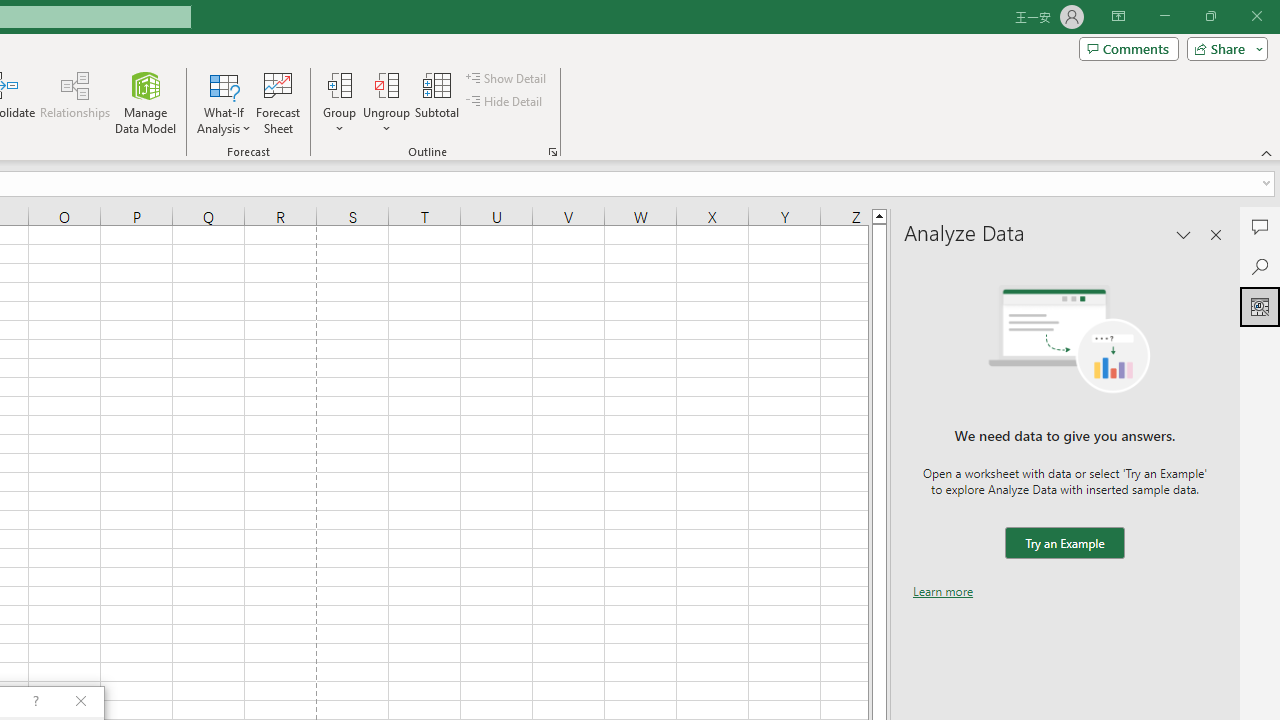 This screenshot has width=1280, height=720. I want to click on 'Group and Outline Settings', so click(552, 150).